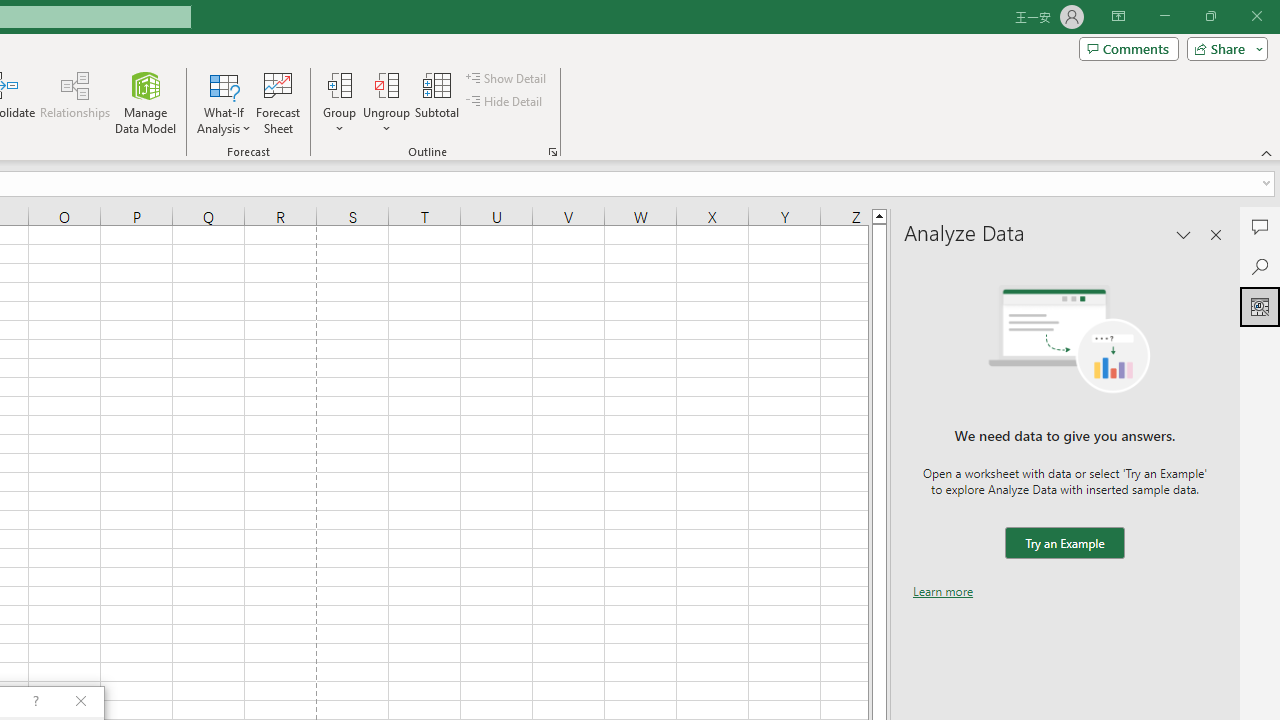 This screenshot has width=1280, height=720. I want to click on 'Group and Outline Settings', so click(552, 150).